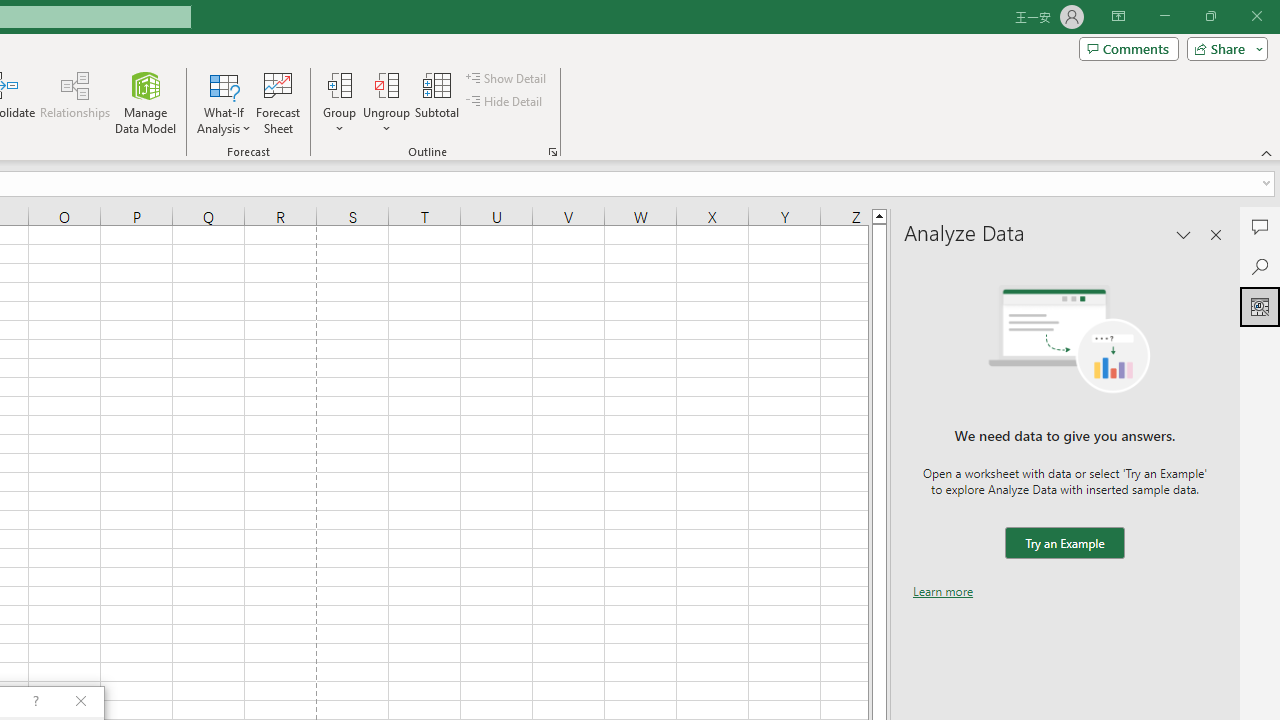 This screenshot has width=1280, height=720. I want to click on 'Group and Outline Settings', so click(552, 150).